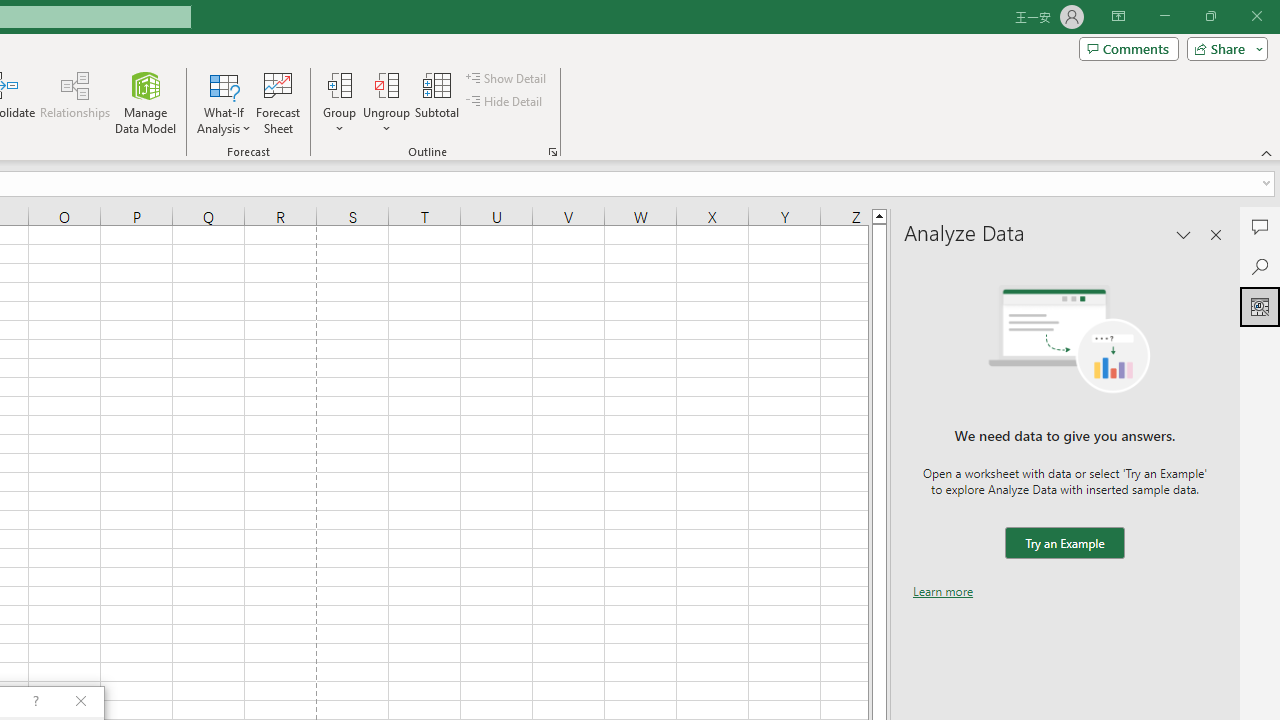 This screenshot has width=1280, height=720. I want to click on 'Group and Outline Settings', so click(552, 150).